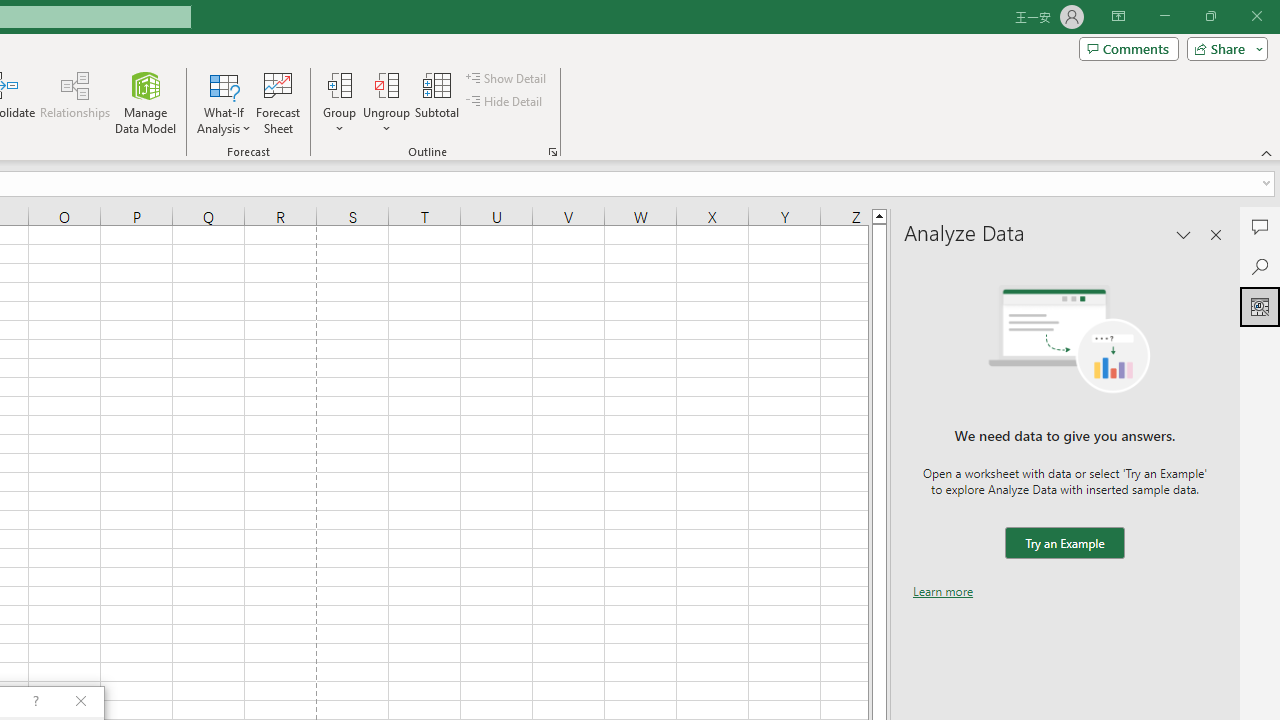 This screenshot has width=1280, height=720. I want to click on 'Group and Outline Settings', so click(552, 150).